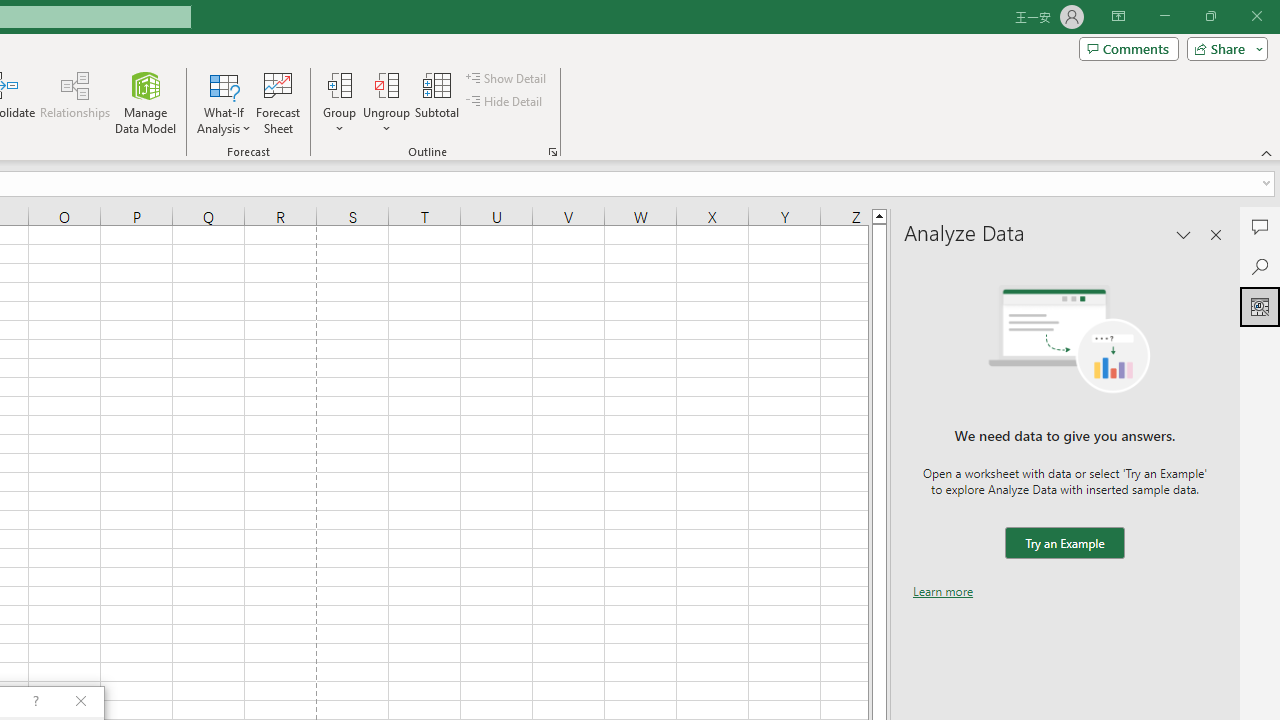 This screenshot has width=1280, height=720. I want to click on 'Group and Outline Settings', so click(552, 150).